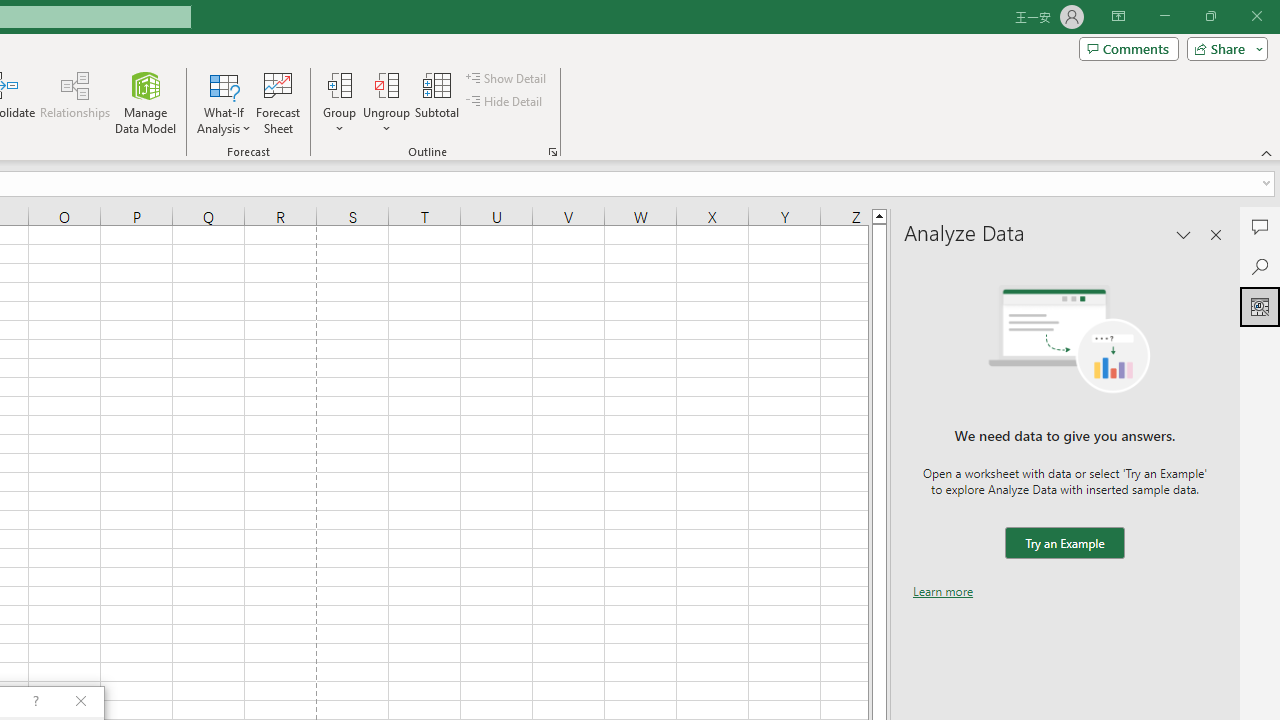 This screenshot has width=1280, height=720. I want to click on 'Group and Outline Settings', so click(552, 150).